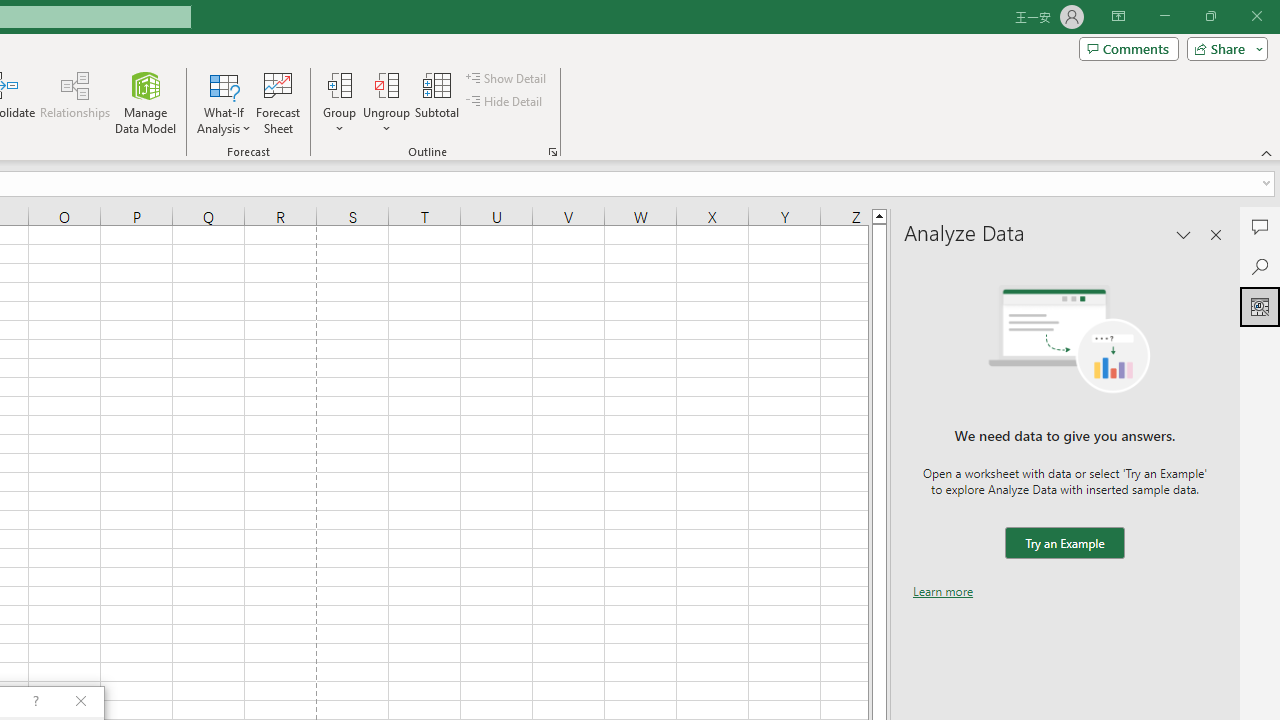 This screenshot has width=1280, height=720. I want to click on 'Group and Outline Settings', so click(552, 150).